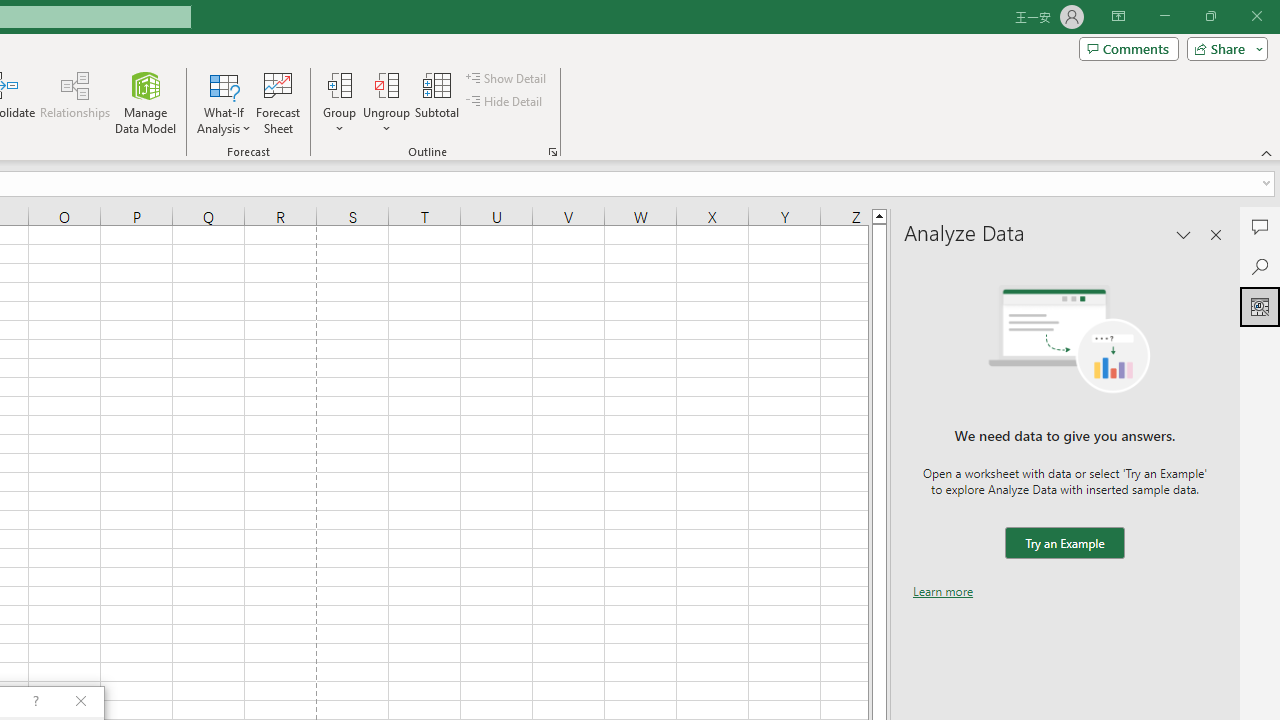 This screenshot has width=1280, height=720. I want to click on 'Group and Outline Settings', so click(552, 150).